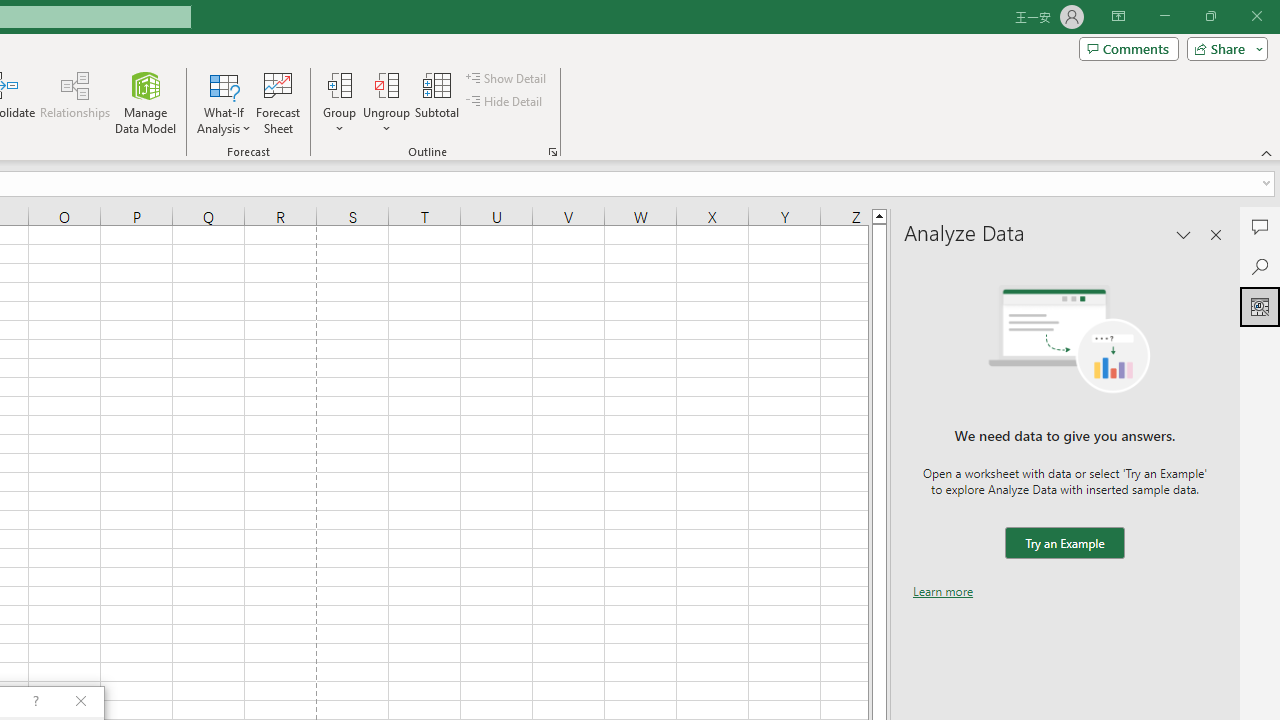 This screenshot has width=1280, height=720. I want to click on 'Group and Outline Settings', so click(552, 150).